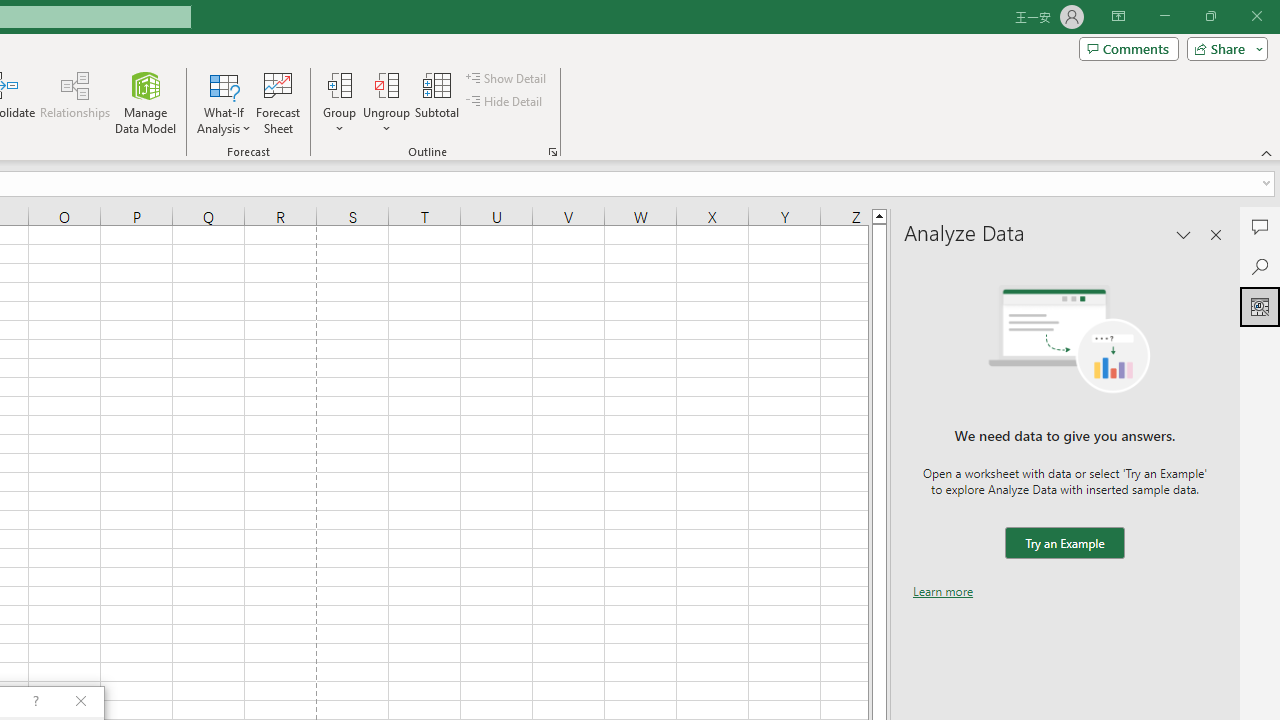 This screenshot has width=1280, height=720. I want to click on 'Group and Outline Settings', so click(552, 150).